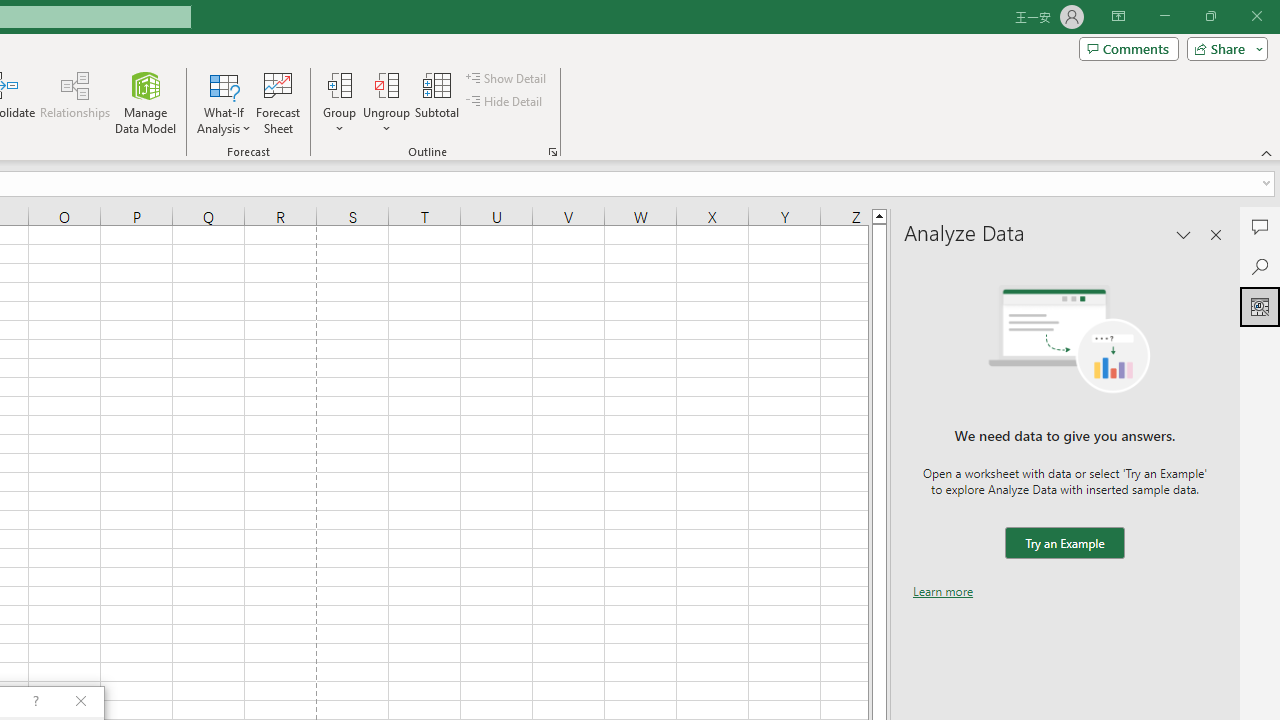 This screenshot has width=1280, height=720. I want to click on 'Group and Outline Settings', so click(552, 150).